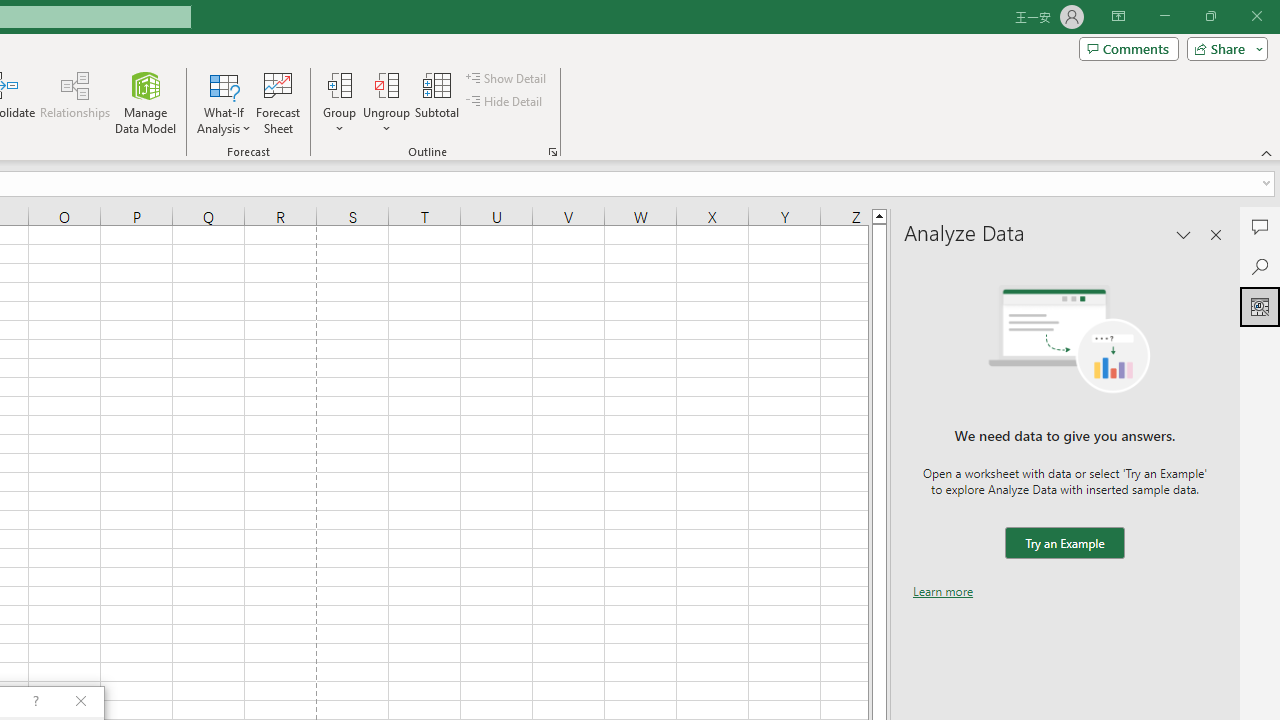 This screenshot has width=1280, height=720. I want to click on 'Group and Outline Settings', so click(552, 150).